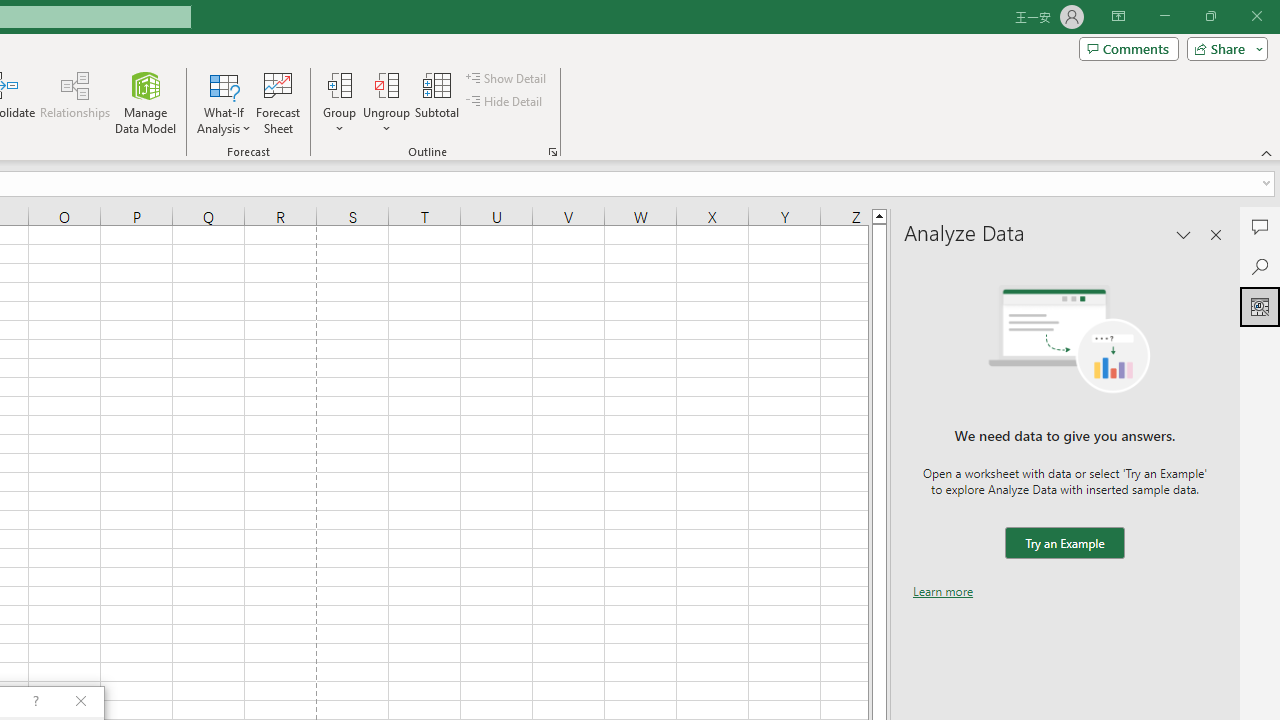 This screenshot has width=1280, height=720. I want to click on 'Group and Outline Settings', so click(552, 150).